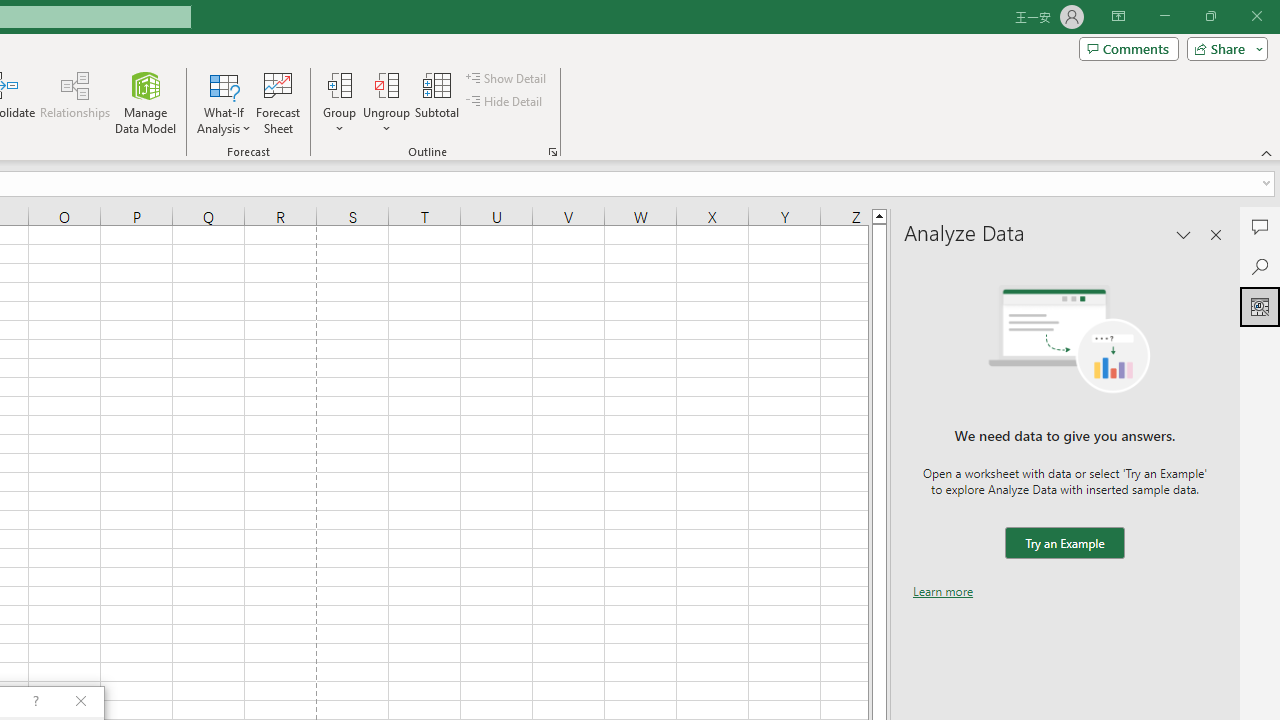 This screenshot has width=1280, height=720. I want to click on 'Group and Outline Settings', so click(552, 150).